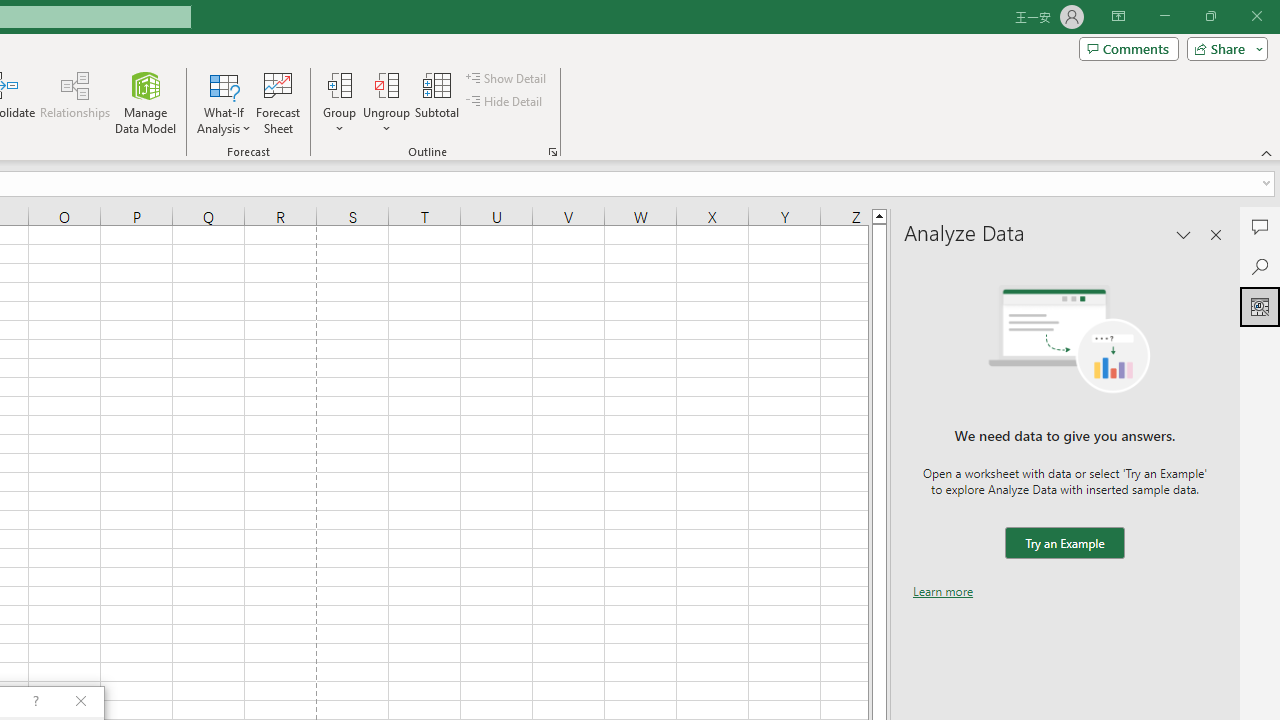 This screenshot has width=1280, height=720. I want to click on 'Group and Outline Settings', so click(552, 150).